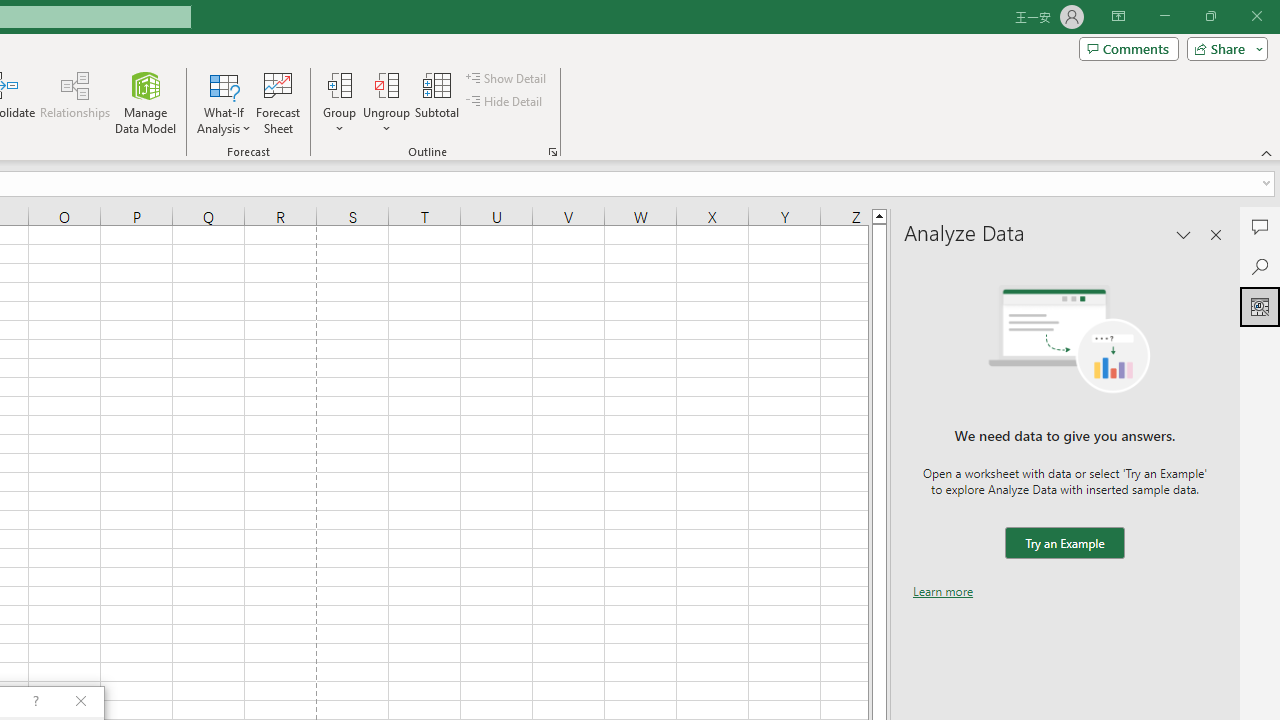 This screenshot has width=1280, height=720. I want to click on 'Group and Outline Settings', so click(552, 150).